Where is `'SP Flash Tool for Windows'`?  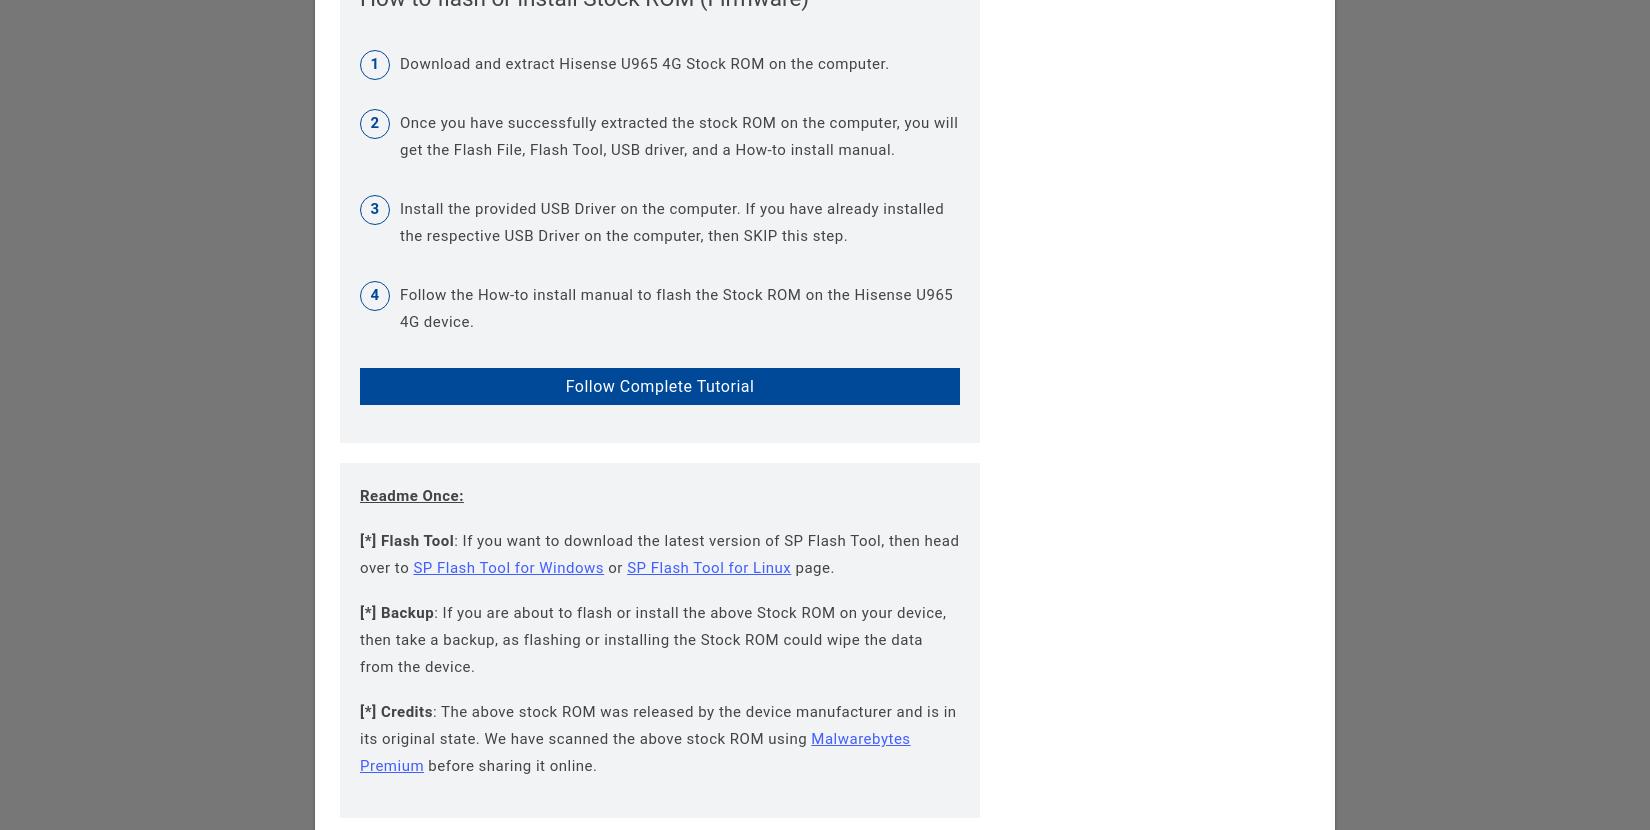 'SP Flash Tool for Windows' is located at coordinates (507, 566).